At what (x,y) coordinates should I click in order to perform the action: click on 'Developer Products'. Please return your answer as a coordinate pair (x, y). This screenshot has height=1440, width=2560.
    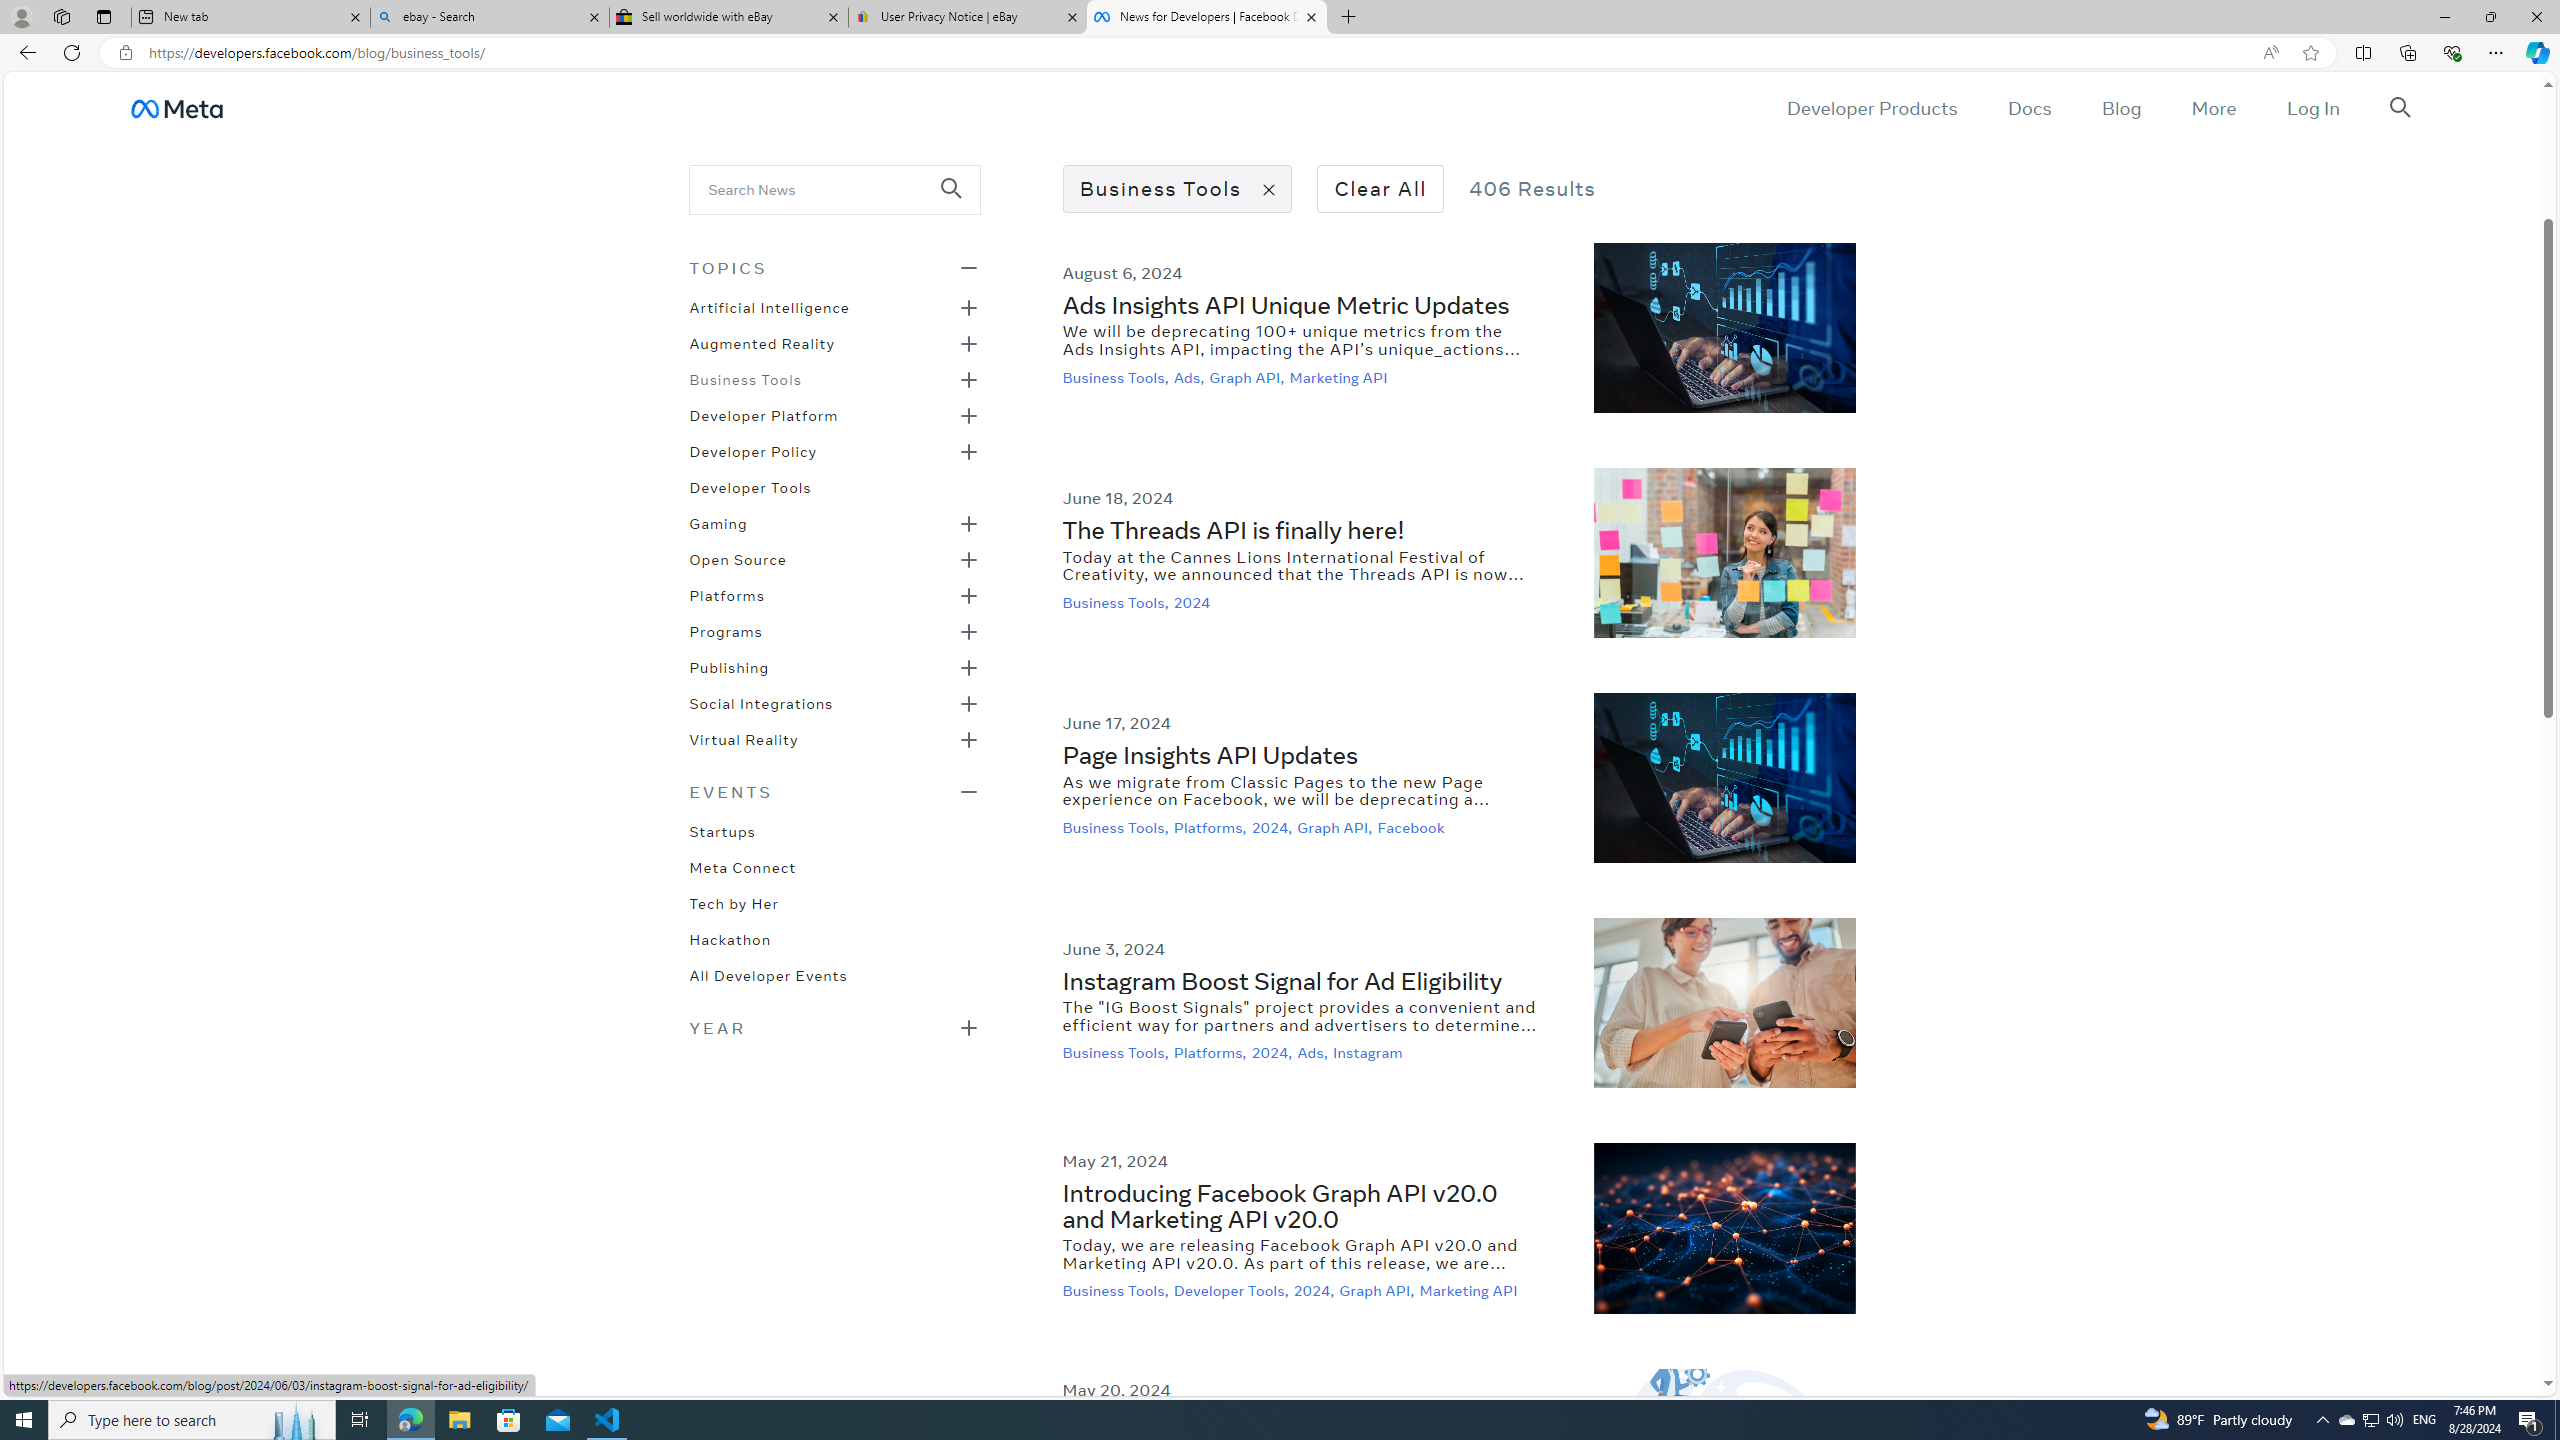
    Looking at the image, I should click on (1871, 107).